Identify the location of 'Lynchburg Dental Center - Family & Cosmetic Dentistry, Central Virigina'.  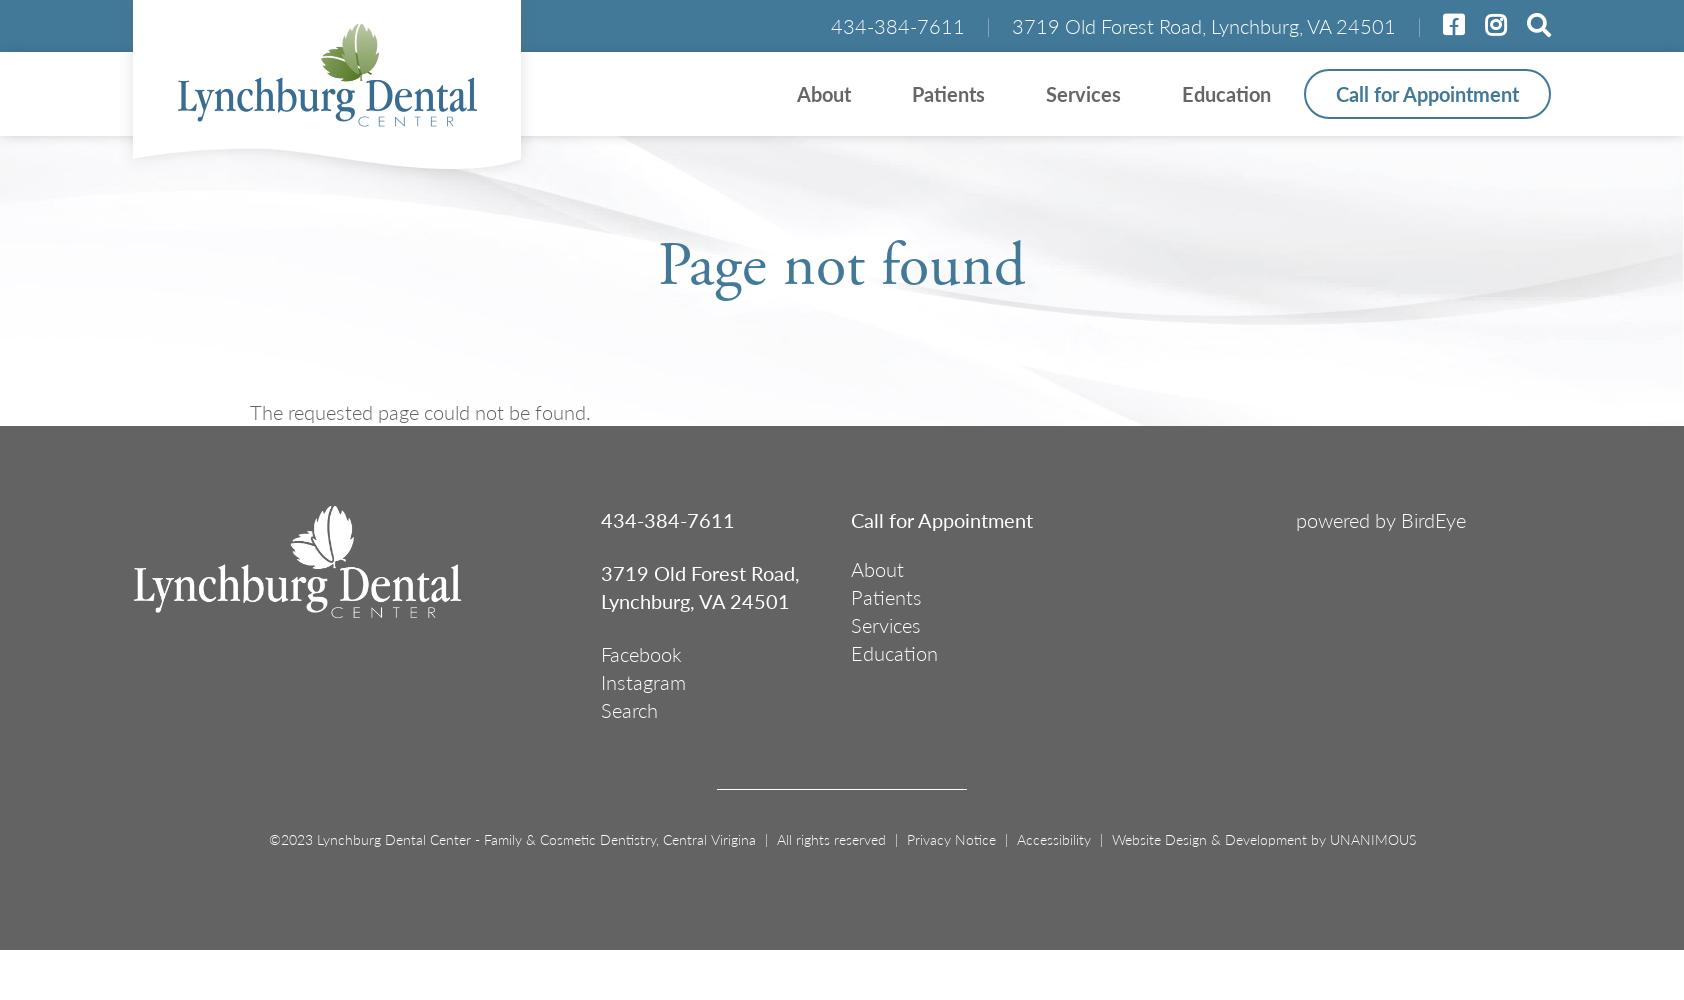
(312, 838).